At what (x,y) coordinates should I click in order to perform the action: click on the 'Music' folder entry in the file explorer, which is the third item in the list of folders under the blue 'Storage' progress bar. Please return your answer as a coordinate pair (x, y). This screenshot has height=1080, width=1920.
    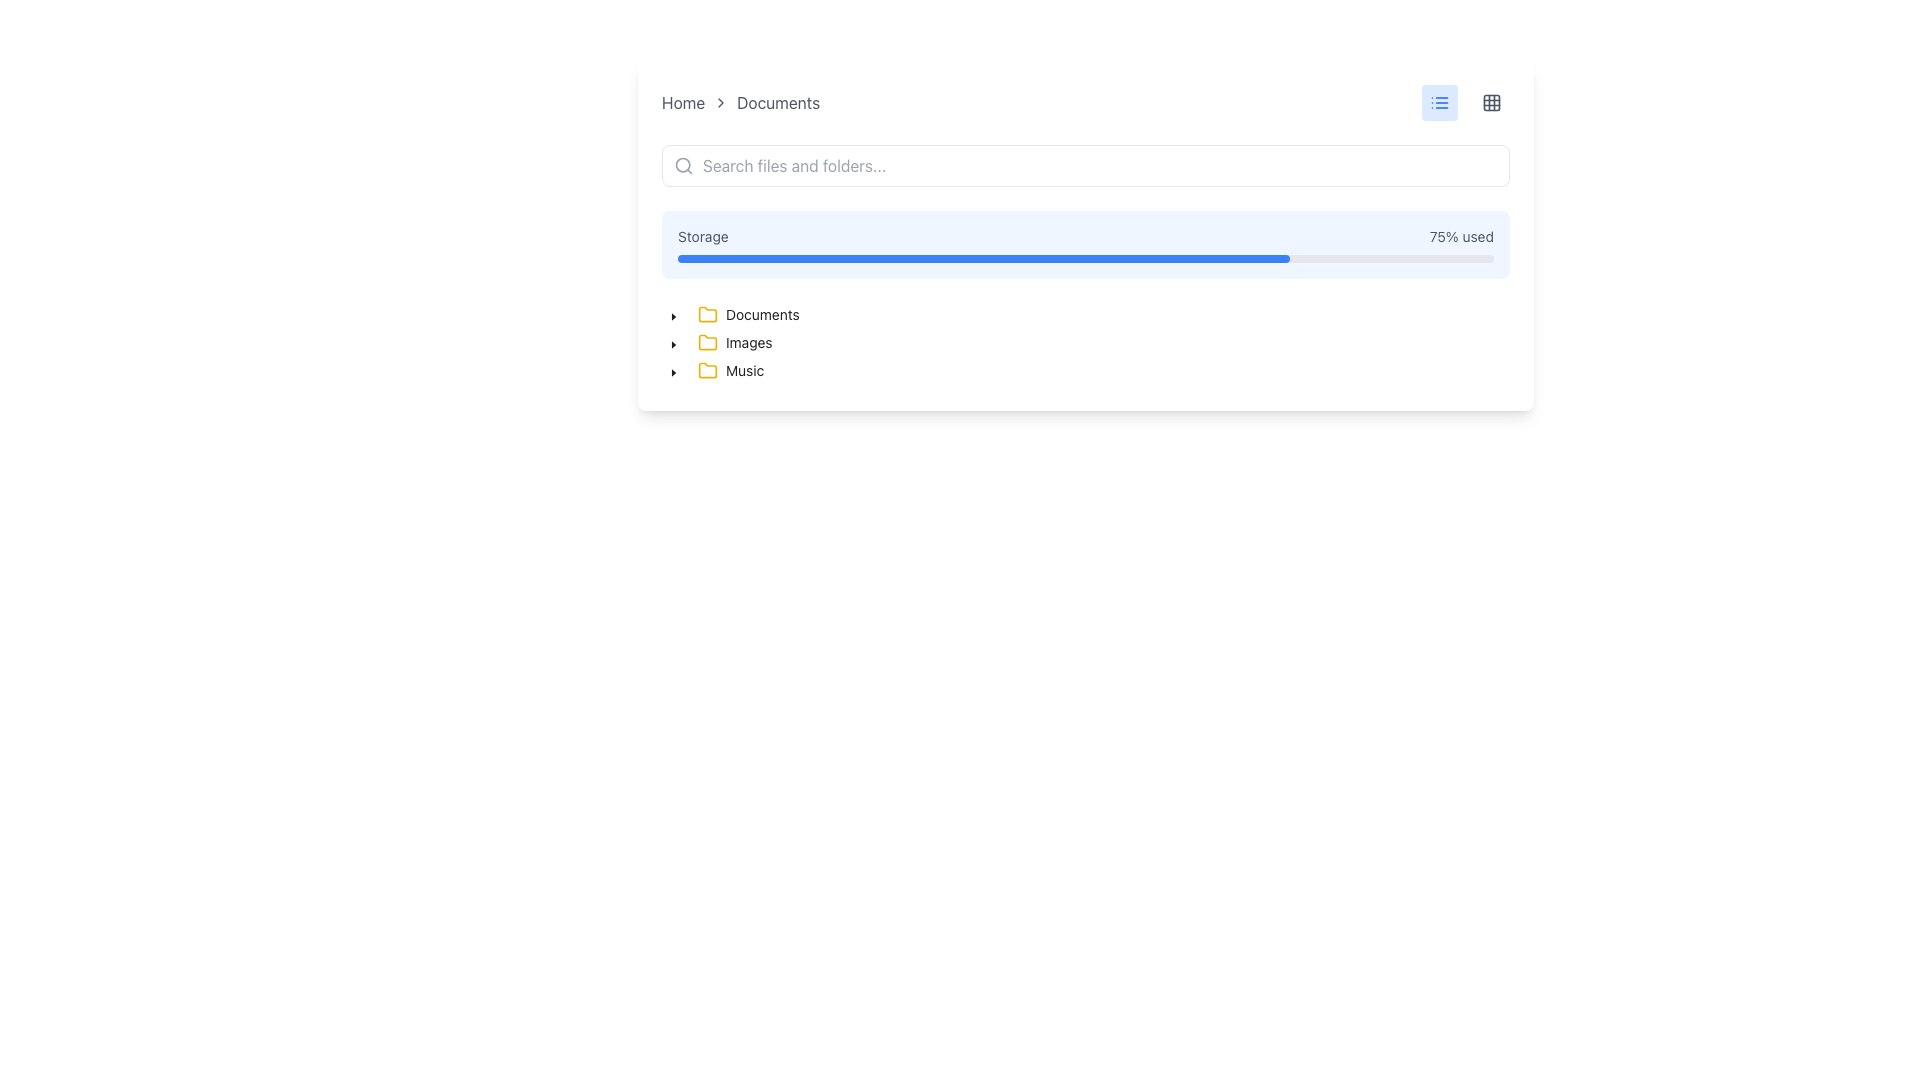
    Looking at the image, I should click on (729, 370).